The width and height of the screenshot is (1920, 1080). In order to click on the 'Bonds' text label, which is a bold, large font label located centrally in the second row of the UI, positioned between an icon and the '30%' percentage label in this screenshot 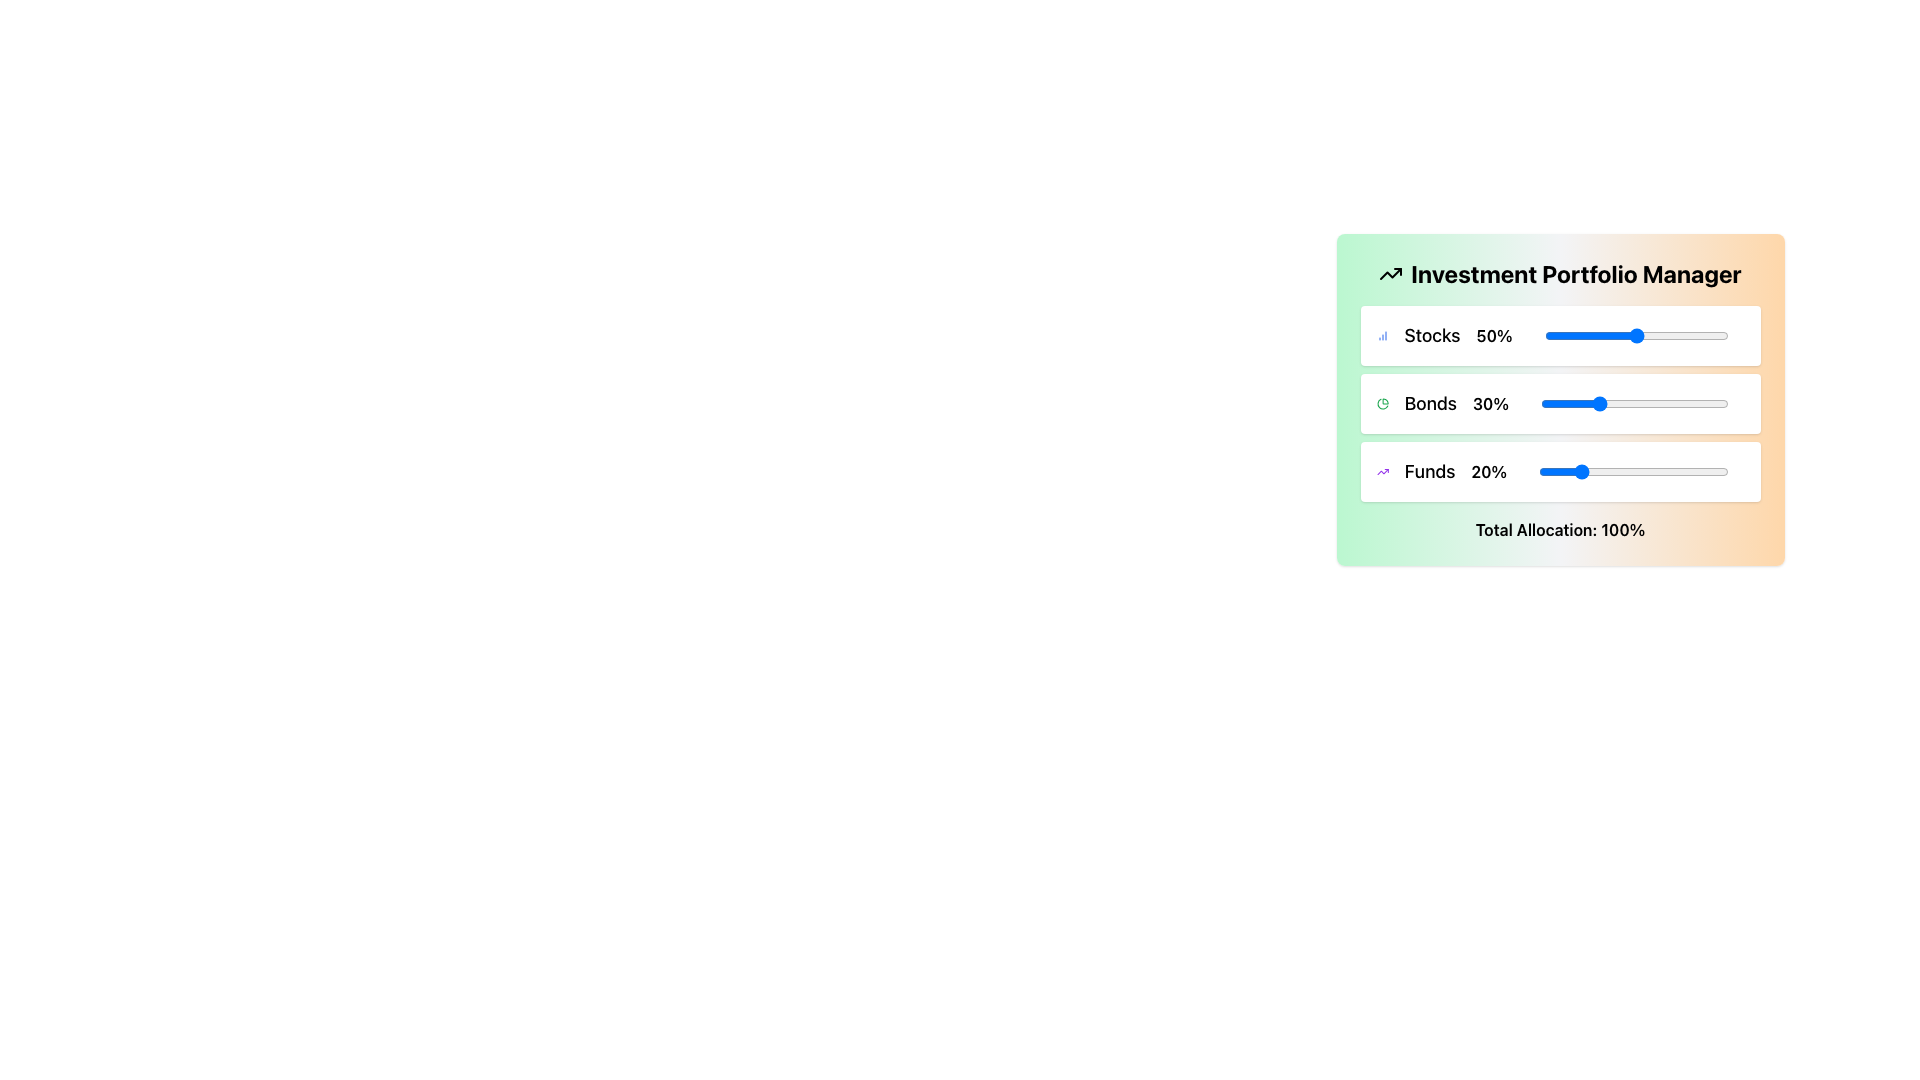, I will do `click(1429, 404)`.